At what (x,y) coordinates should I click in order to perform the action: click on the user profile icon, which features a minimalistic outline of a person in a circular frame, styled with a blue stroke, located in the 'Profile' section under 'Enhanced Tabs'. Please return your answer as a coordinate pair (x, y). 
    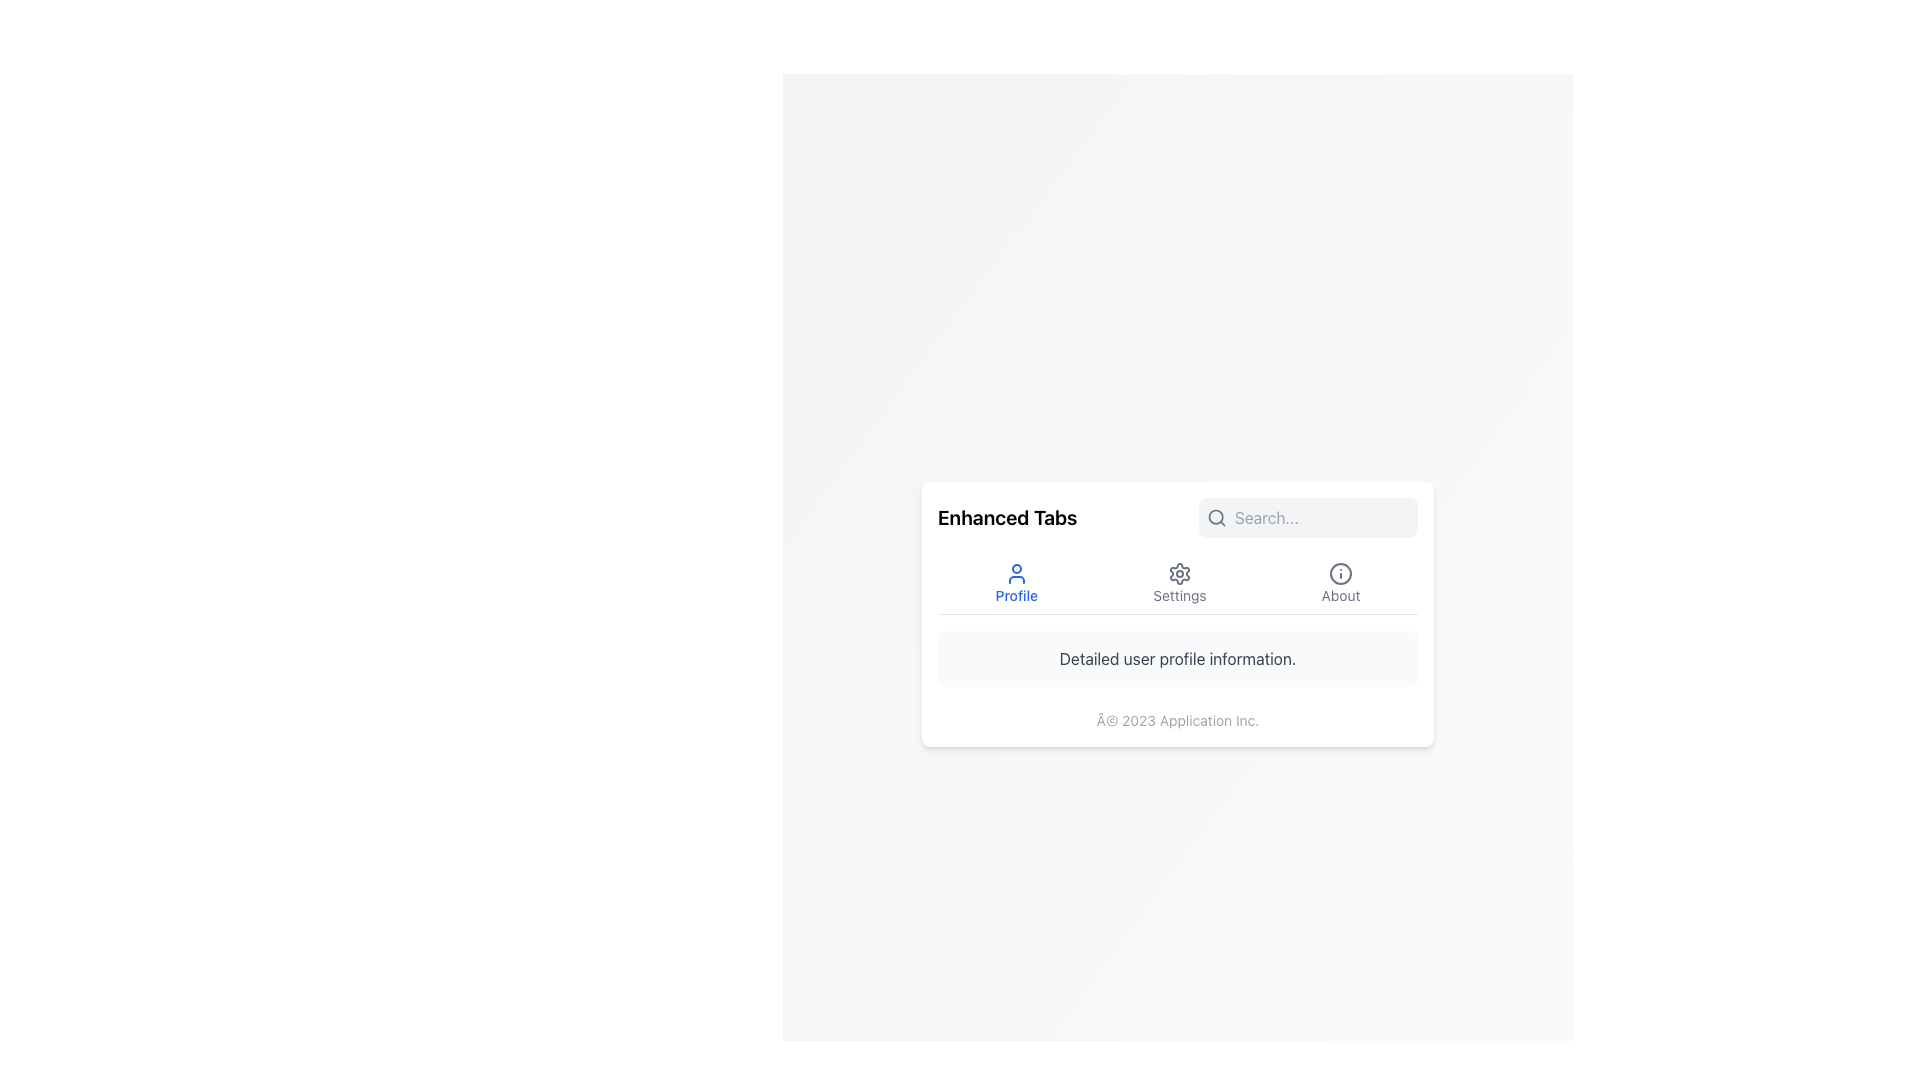
    Looking at the image, I should click on (1016, 573).